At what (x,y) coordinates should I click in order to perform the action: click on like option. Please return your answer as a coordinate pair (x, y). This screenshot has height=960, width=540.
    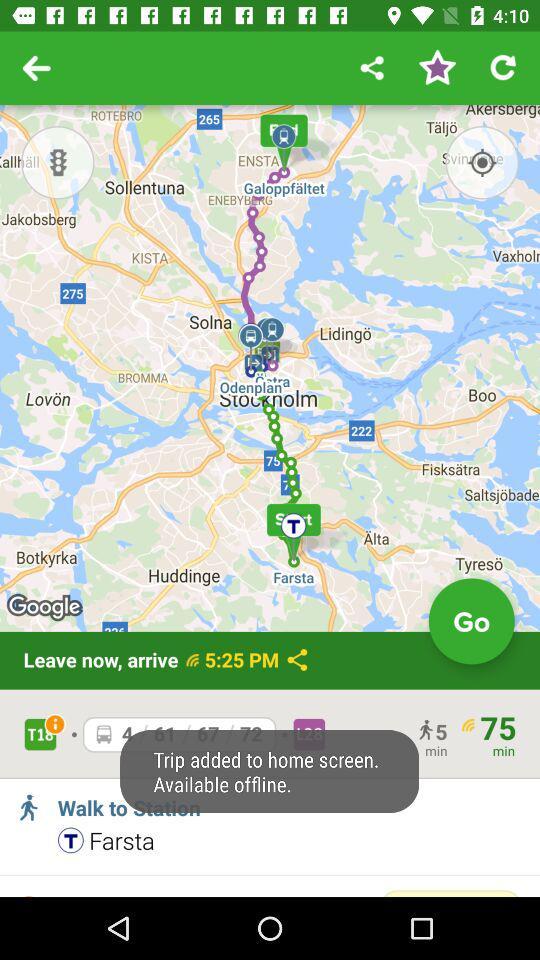
    Looking at the image, I should click on (436, 68).